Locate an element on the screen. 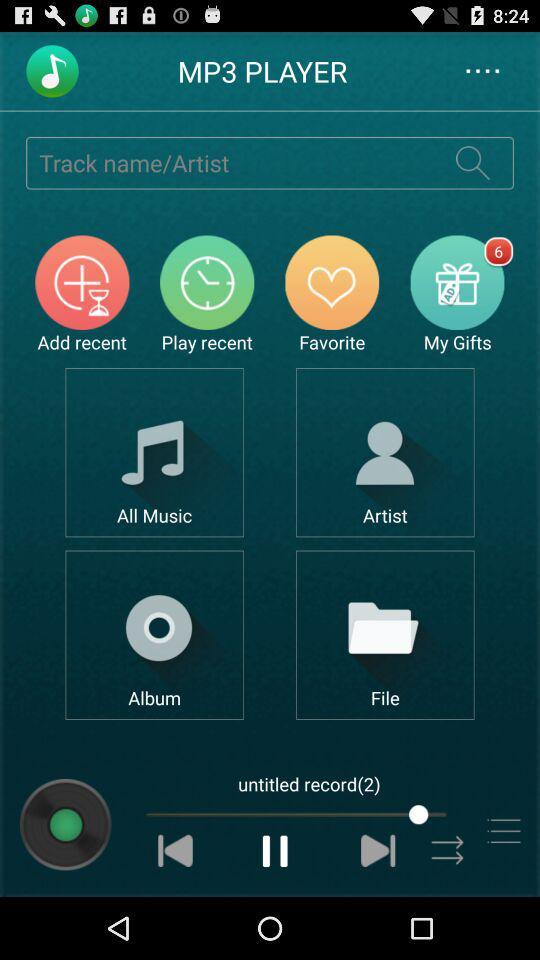 The image size is (540, 960). the arrow_forward icon is located at coordinates (448, 910).